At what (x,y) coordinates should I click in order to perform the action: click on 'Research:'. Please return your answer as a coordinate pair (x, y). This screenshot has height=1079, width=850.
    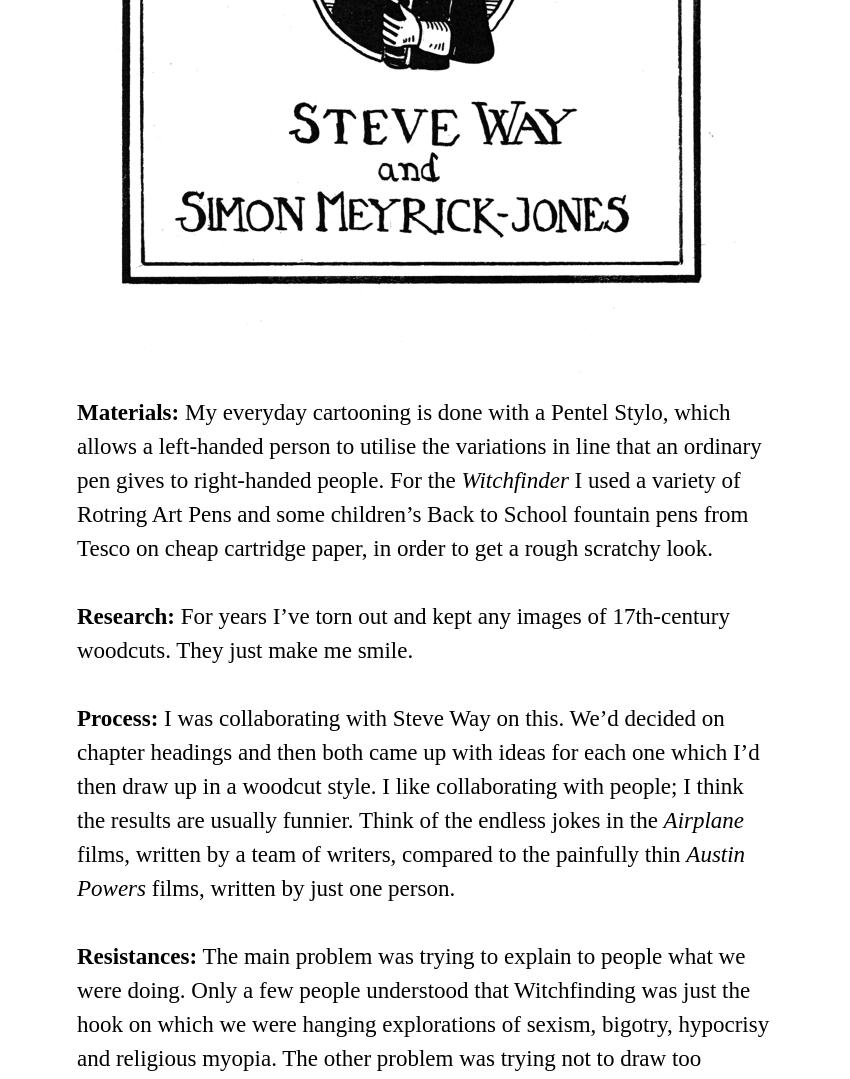
    Looking at the image, I should click on (124, 615).